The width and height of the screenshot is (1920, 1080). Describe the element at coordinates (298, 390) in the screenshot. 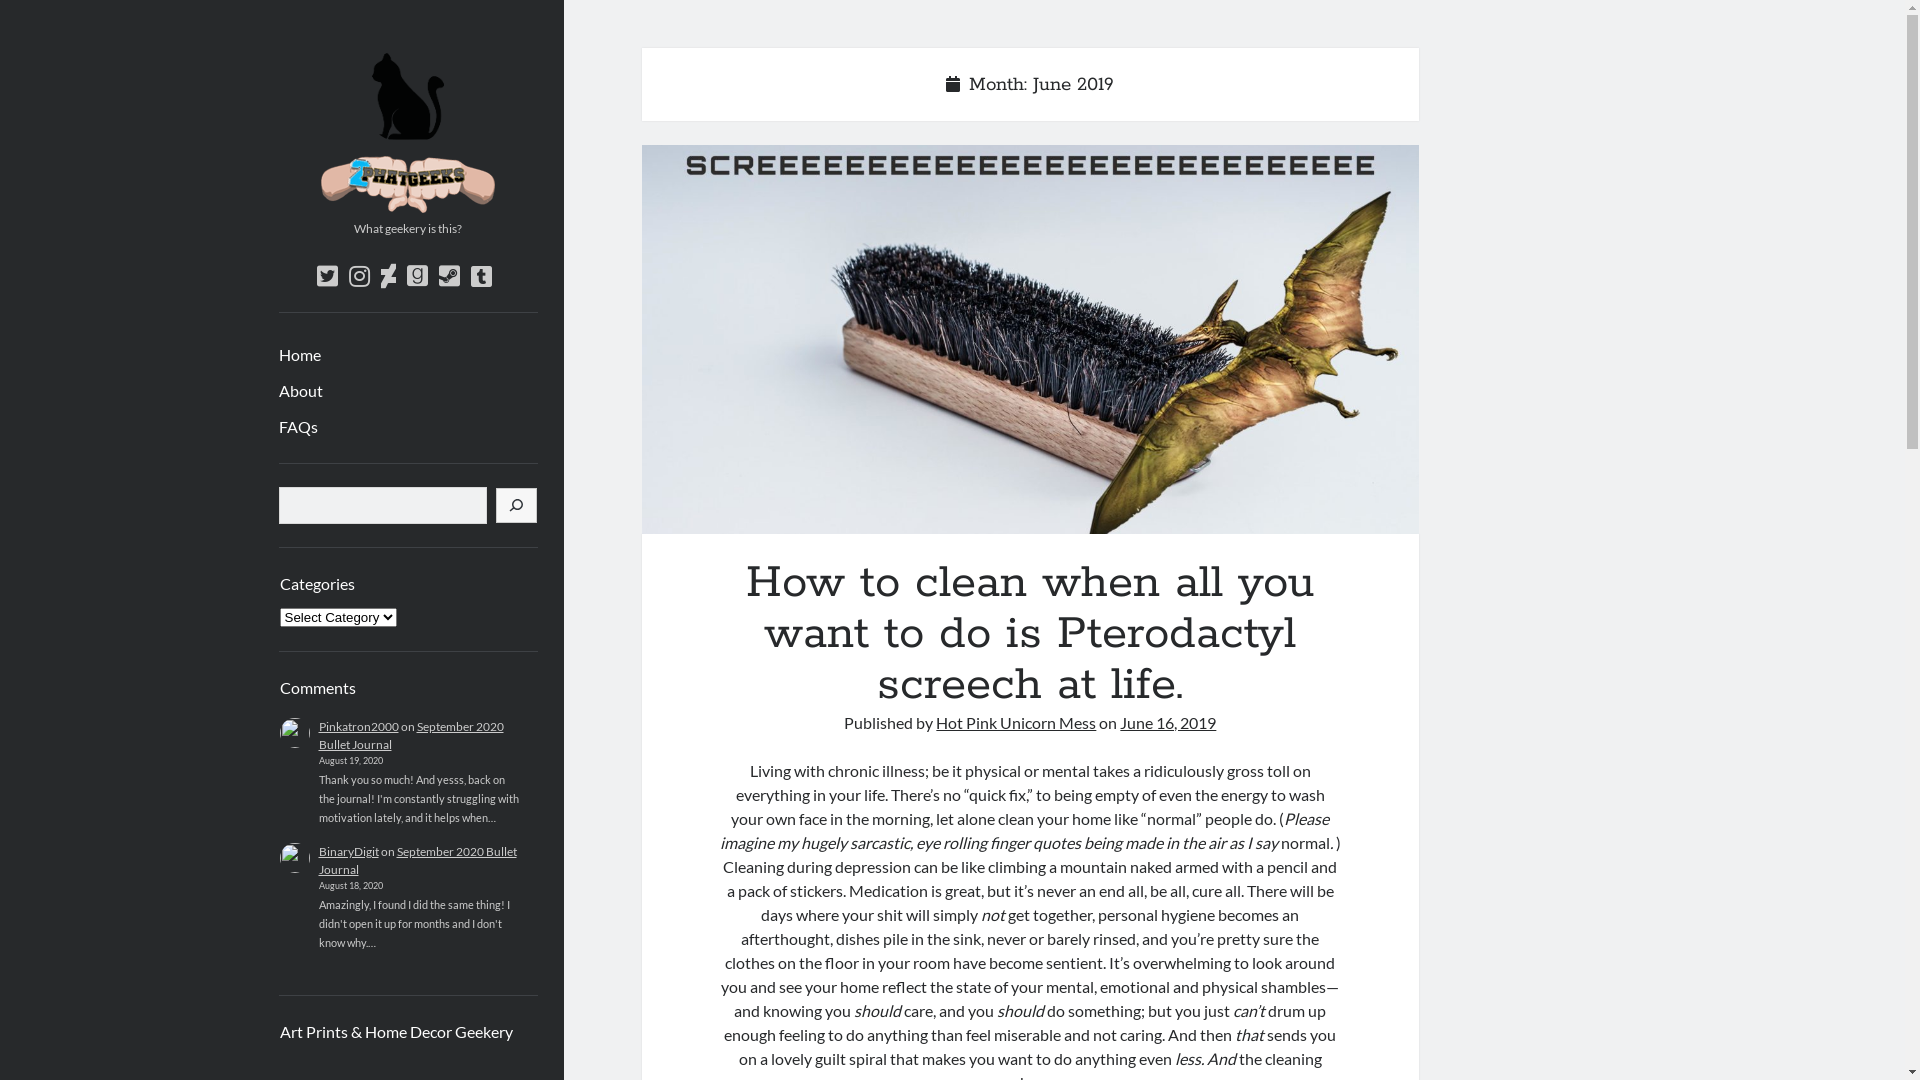

I see `'About'` at that location.